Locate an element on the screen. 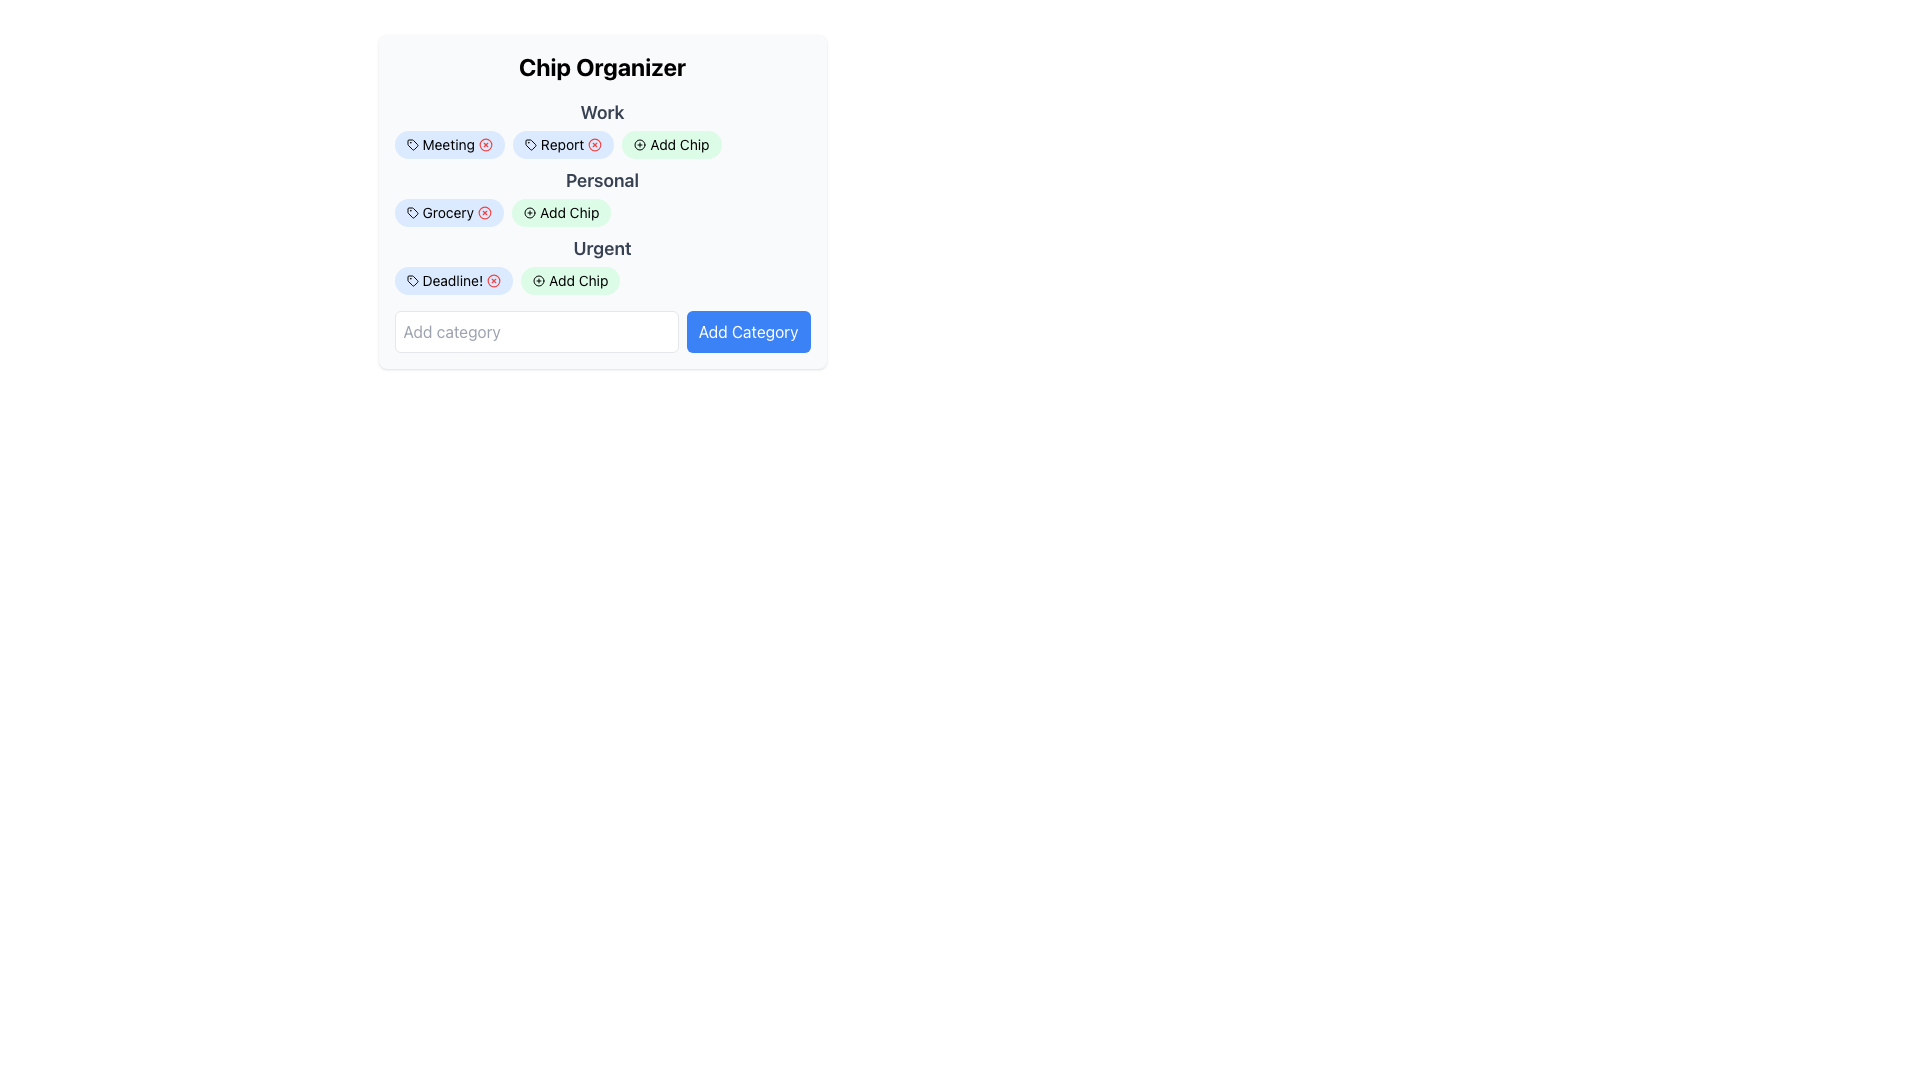  the button that adds a new chip related to the 'Urgent' category, positioned directly to the right of the 'Deadline!' tag is located at coordinates (569, 281).